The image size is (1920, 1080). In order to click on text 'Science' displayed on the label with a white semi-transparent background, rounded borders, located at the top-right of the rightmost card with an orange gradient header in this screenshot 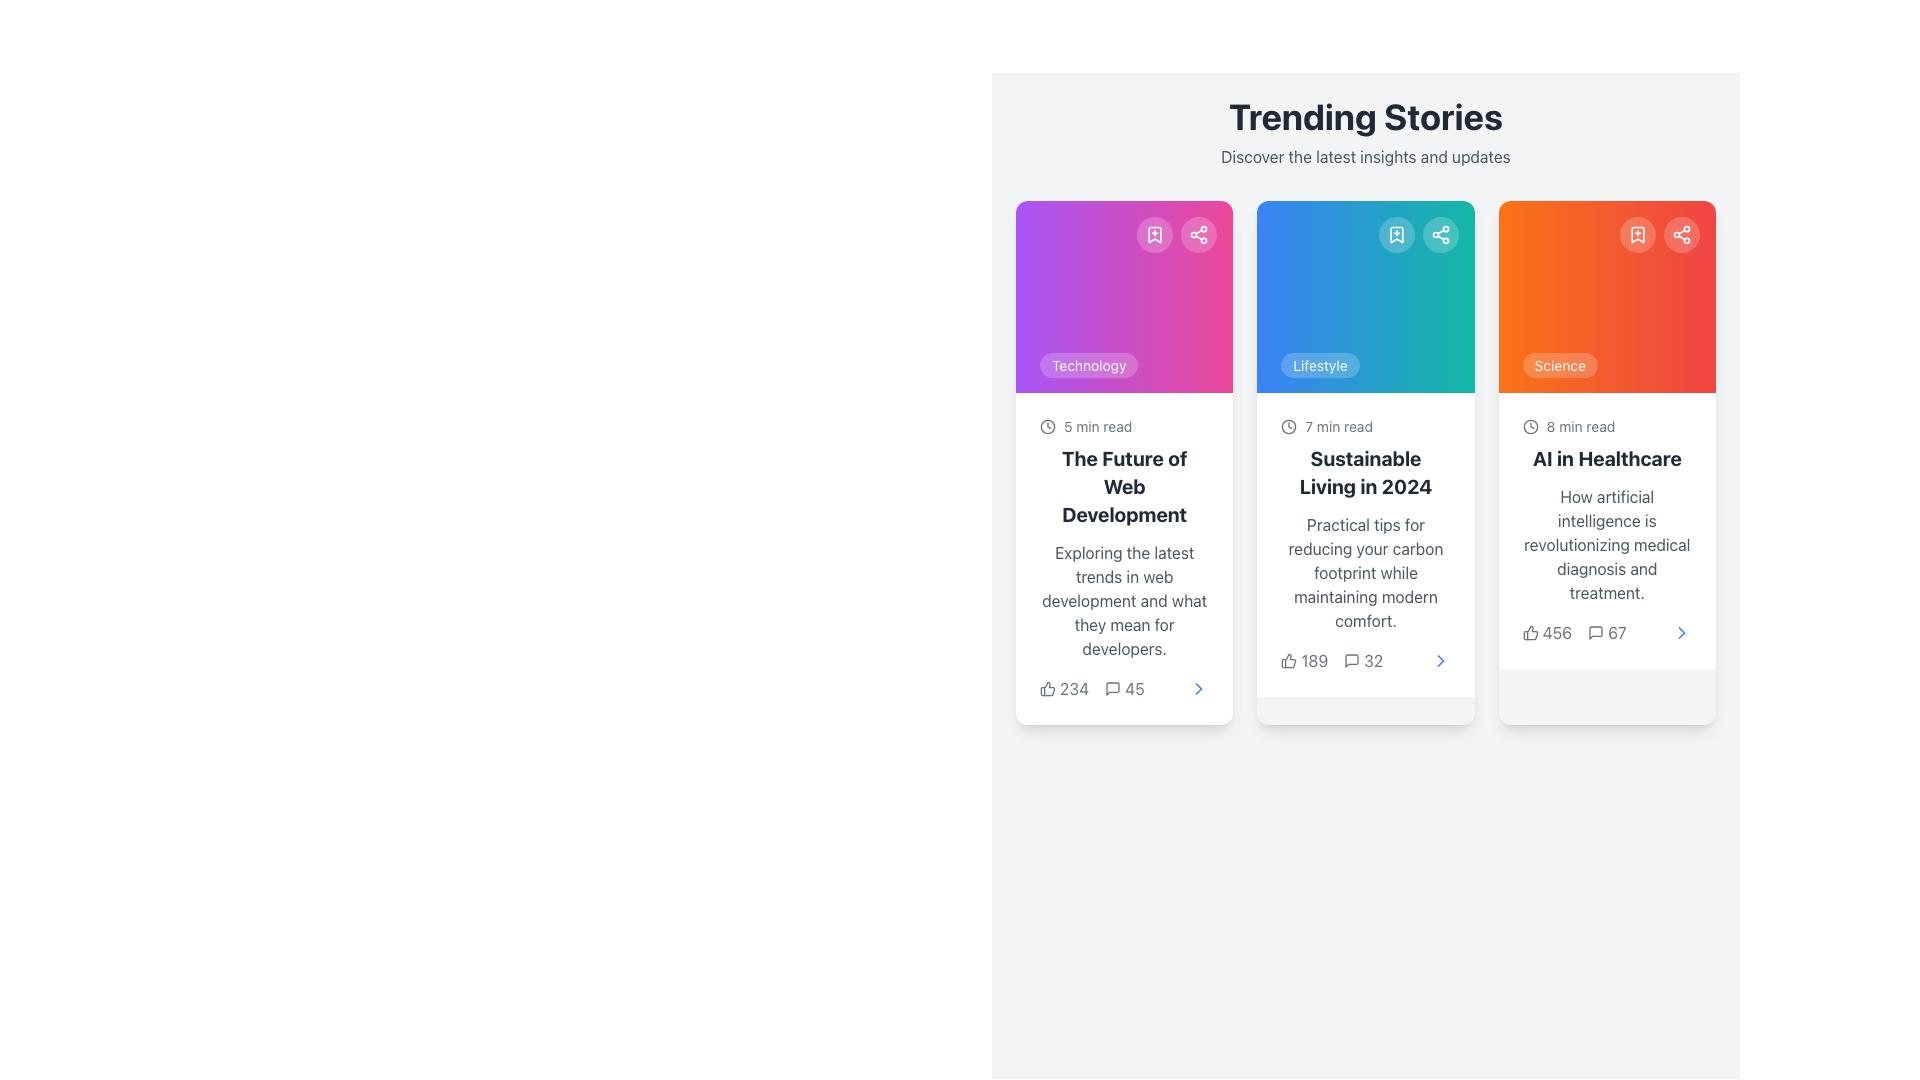, I will do `click(1559, 365)`.